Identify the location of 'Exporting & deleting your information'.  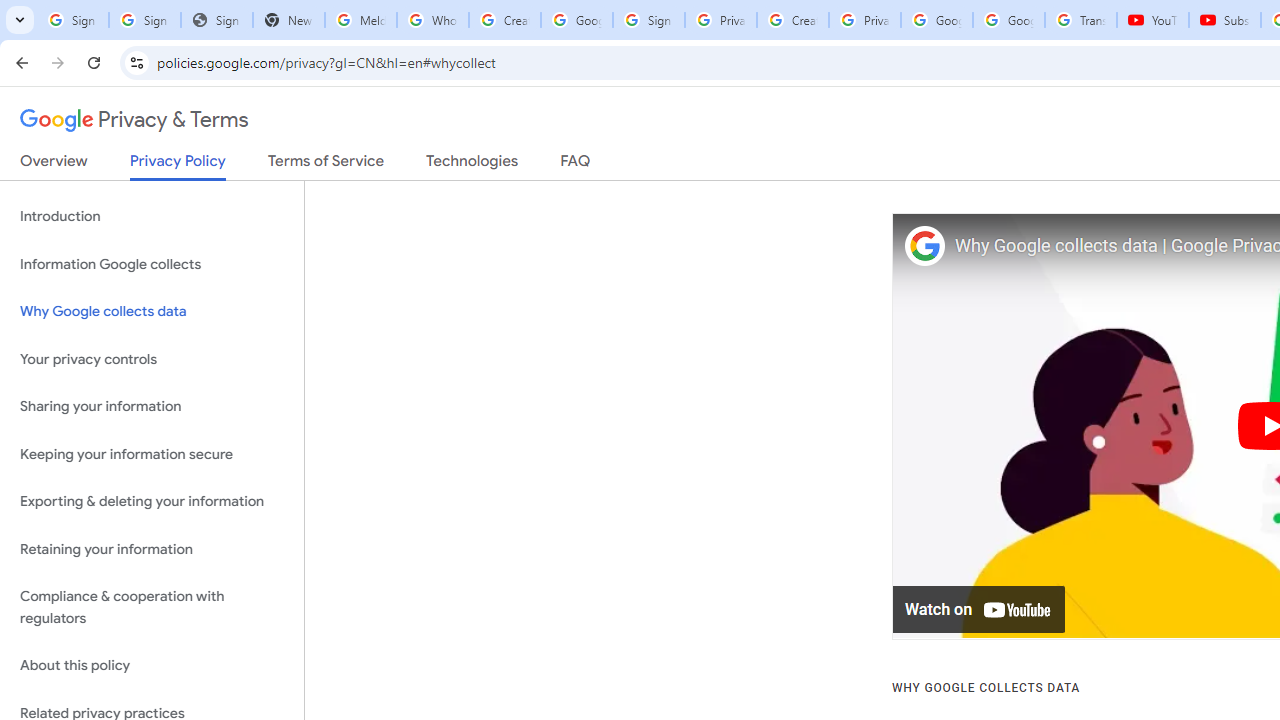
(151, 501).